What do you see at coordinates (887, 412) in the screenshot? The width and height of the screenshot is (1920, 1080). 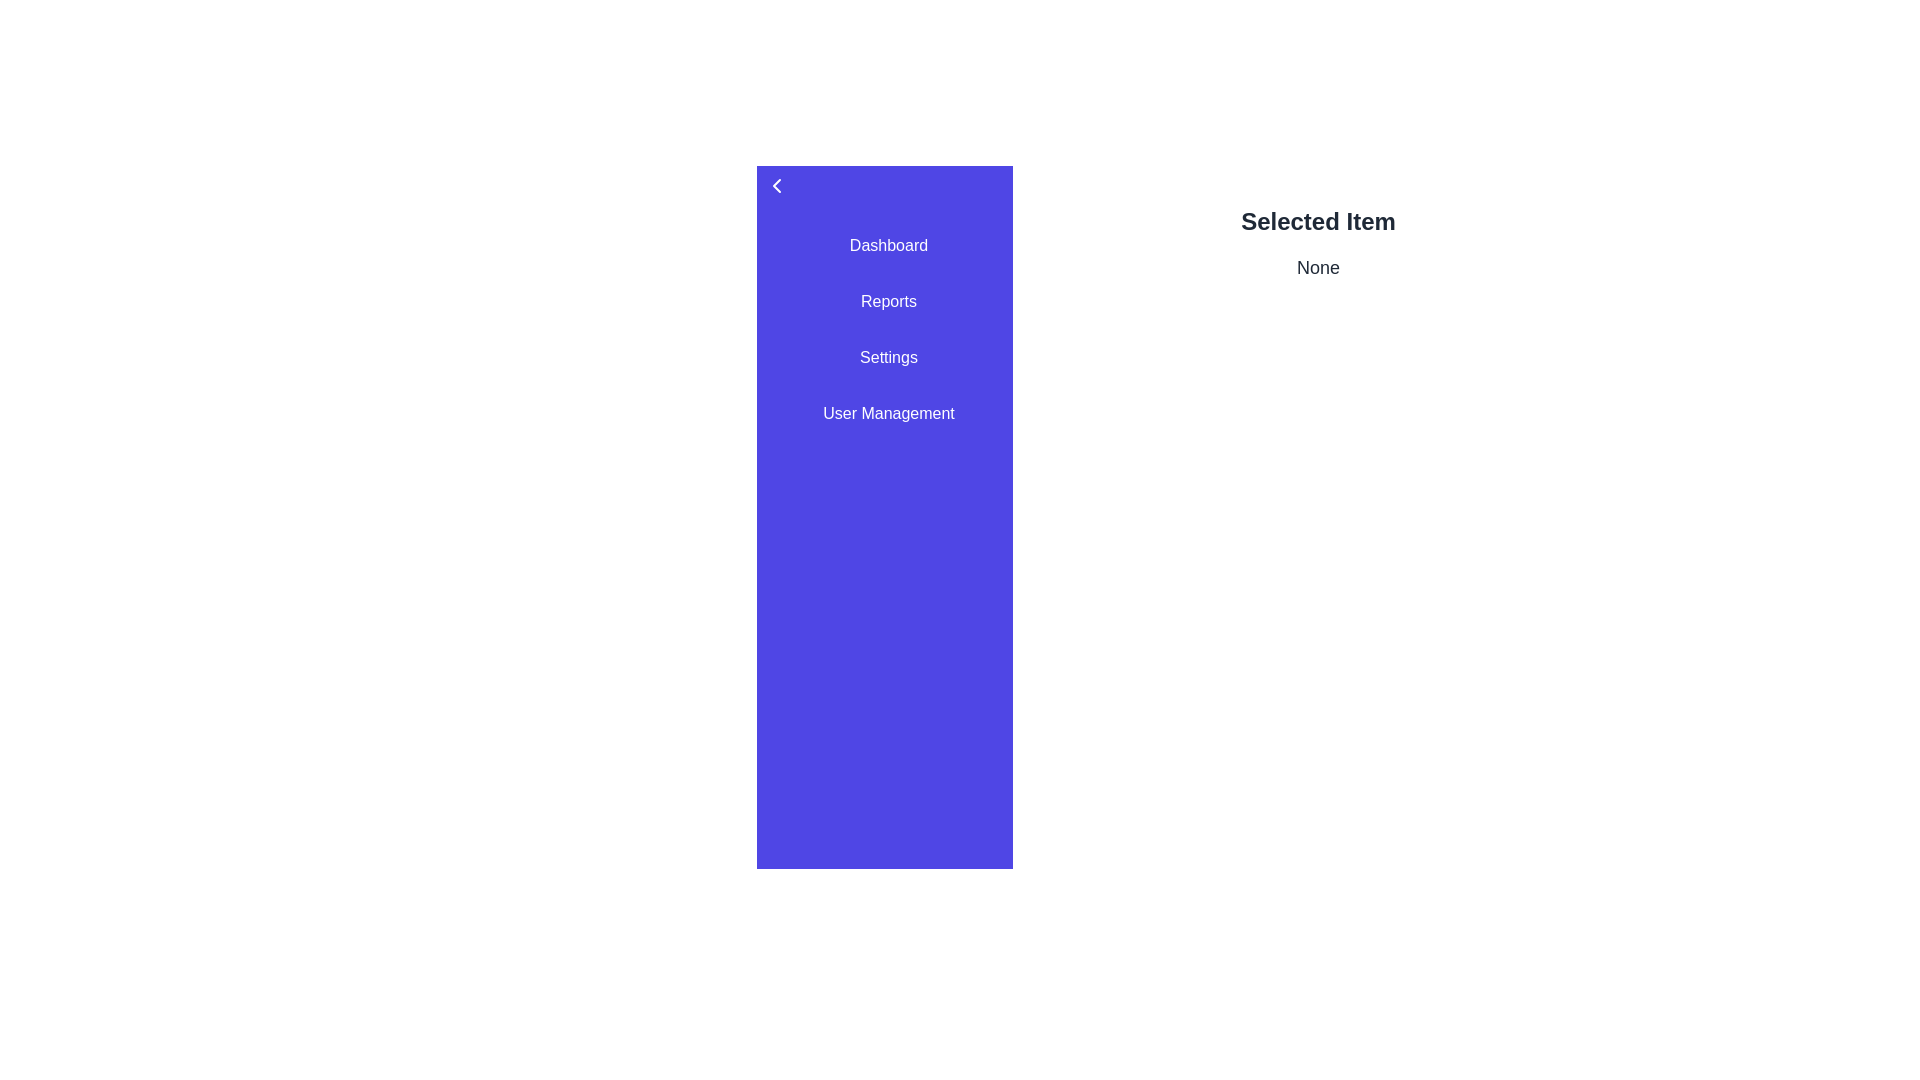 I see `the 'User Management' button with a blue background and white text, located in the vertical navigation menu` at bounding box center [887, 412].